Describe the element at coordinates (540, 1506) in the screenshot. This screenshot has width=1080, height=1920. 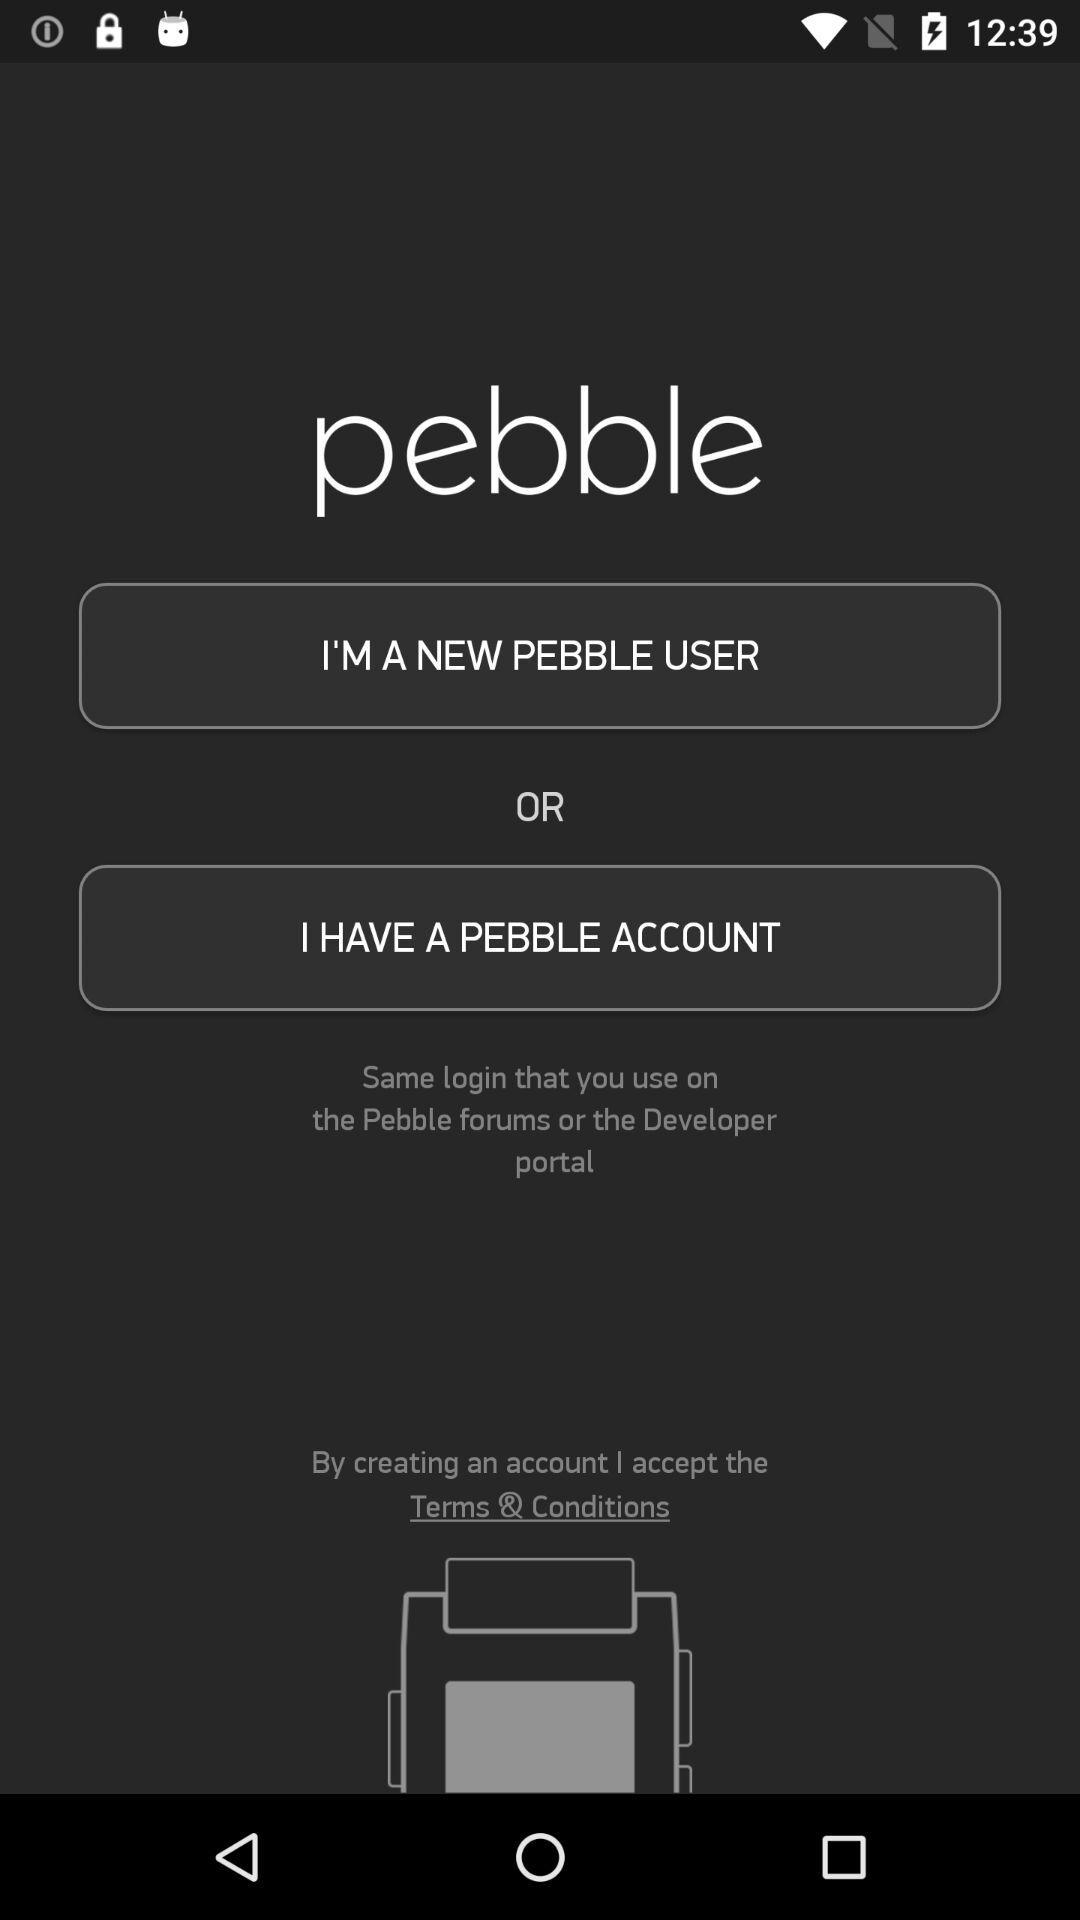
I see `the icon below by creating an` at that location.